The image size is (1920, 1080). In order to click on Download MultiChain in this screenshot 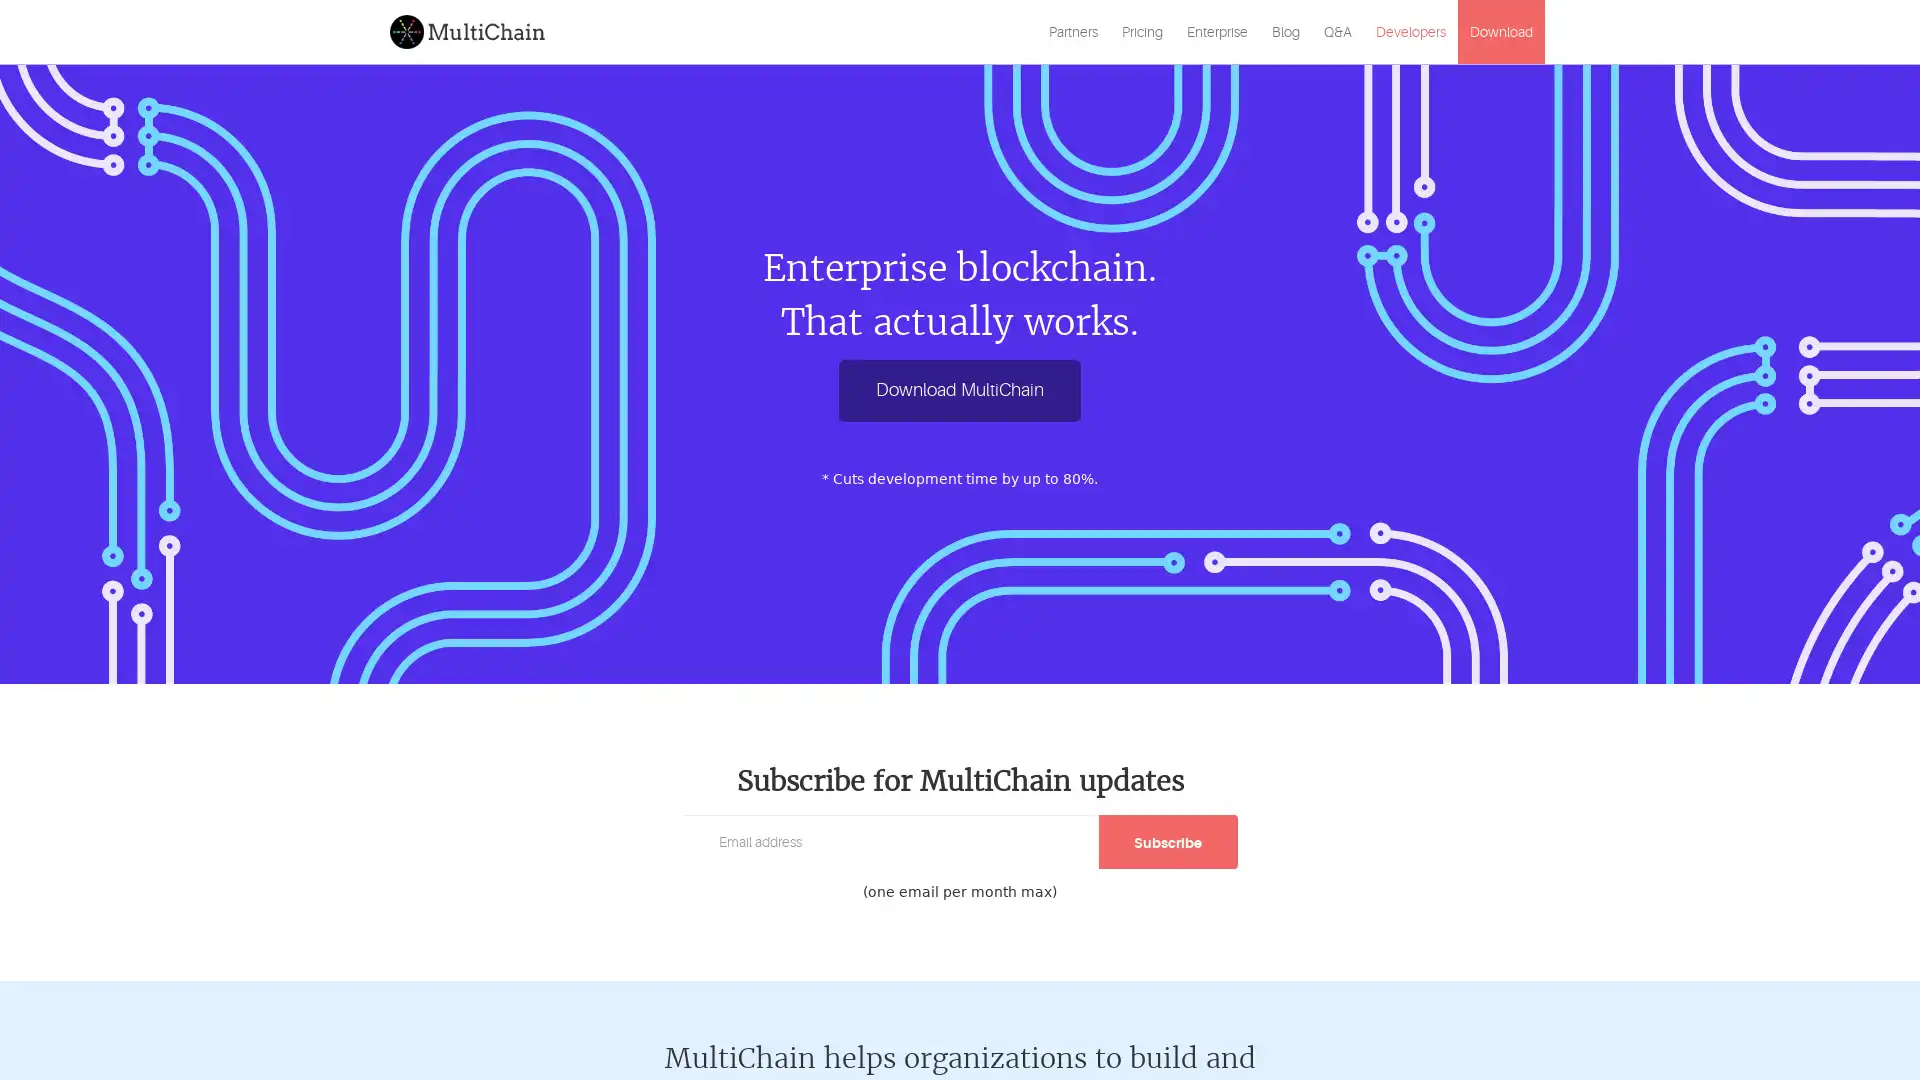, I will do `click(960, 390)`.